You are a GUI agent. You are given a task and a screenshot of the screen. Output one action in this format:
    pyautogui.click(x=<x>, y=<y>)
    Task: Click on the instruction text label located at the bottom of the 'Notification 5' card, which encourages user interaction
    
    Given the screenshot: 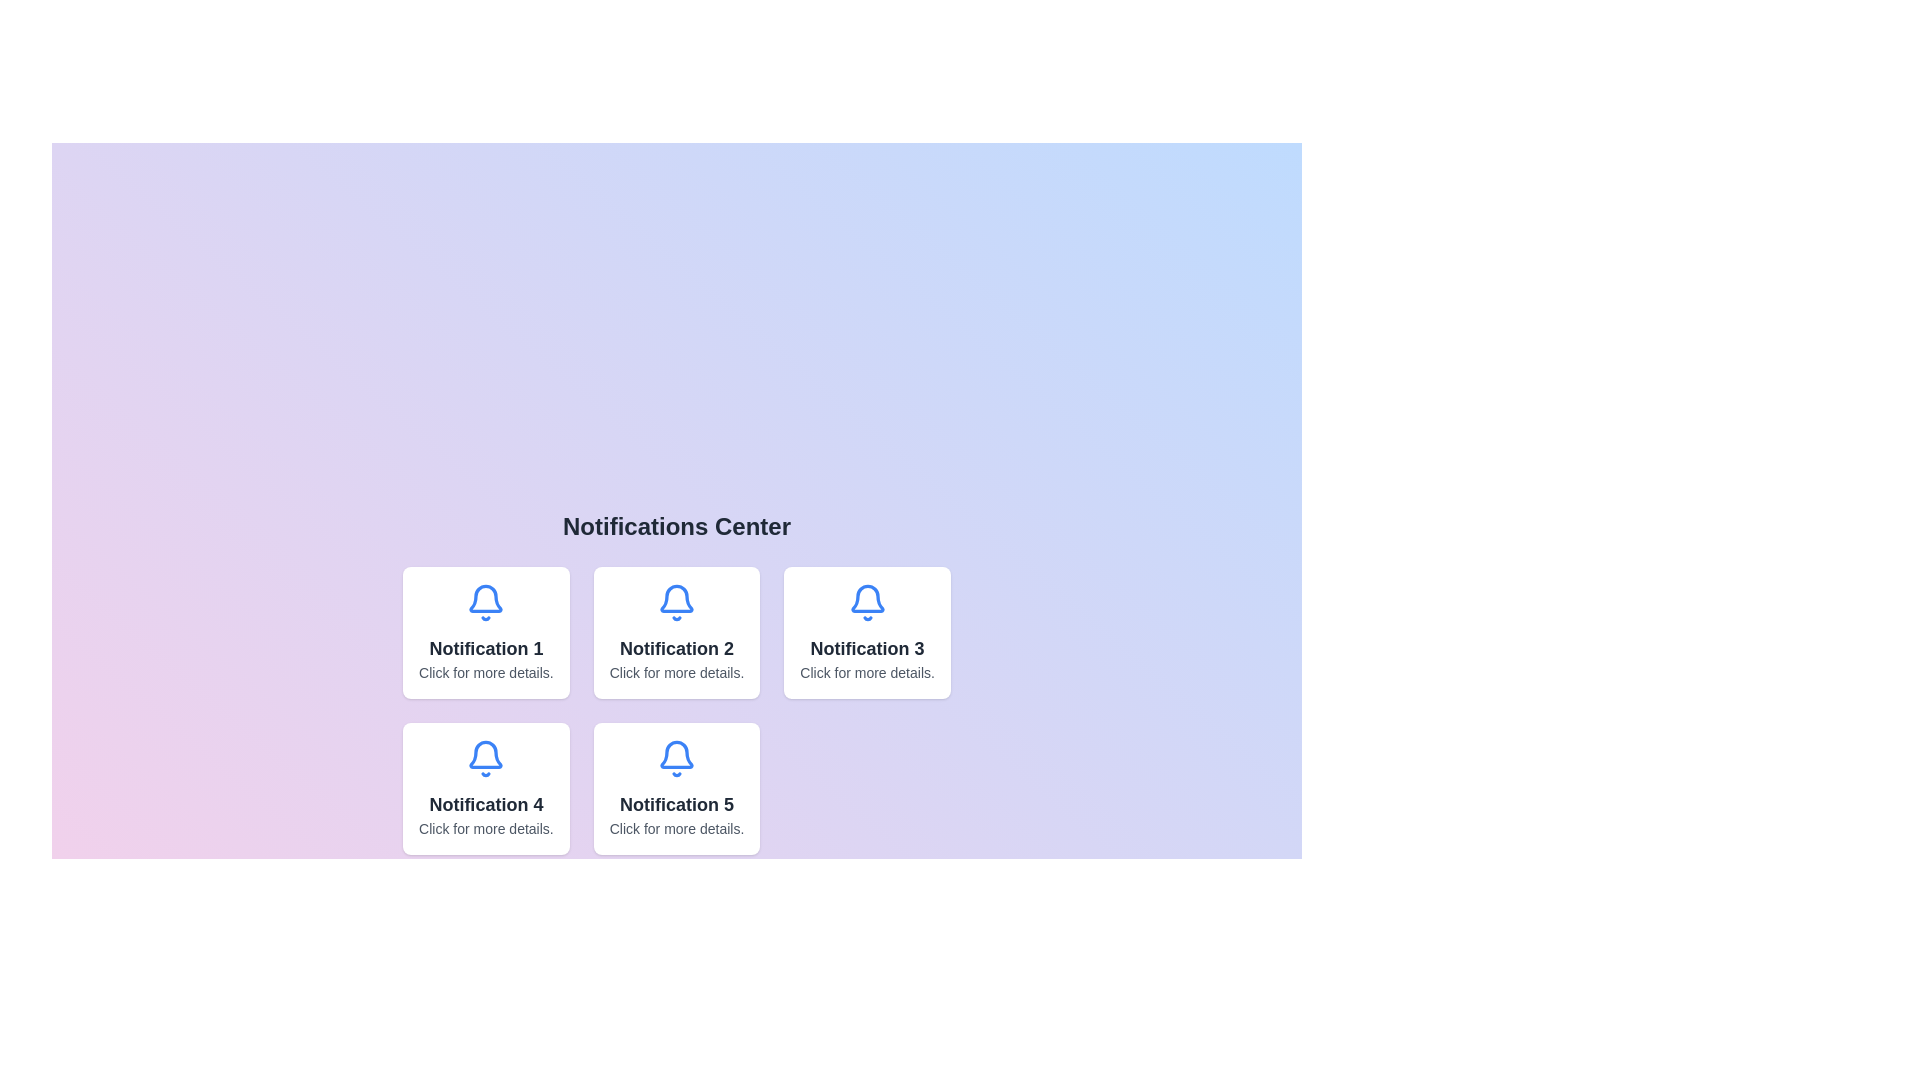 What is the action you would take?
    pyautogui.click(x=676, y=829)
    